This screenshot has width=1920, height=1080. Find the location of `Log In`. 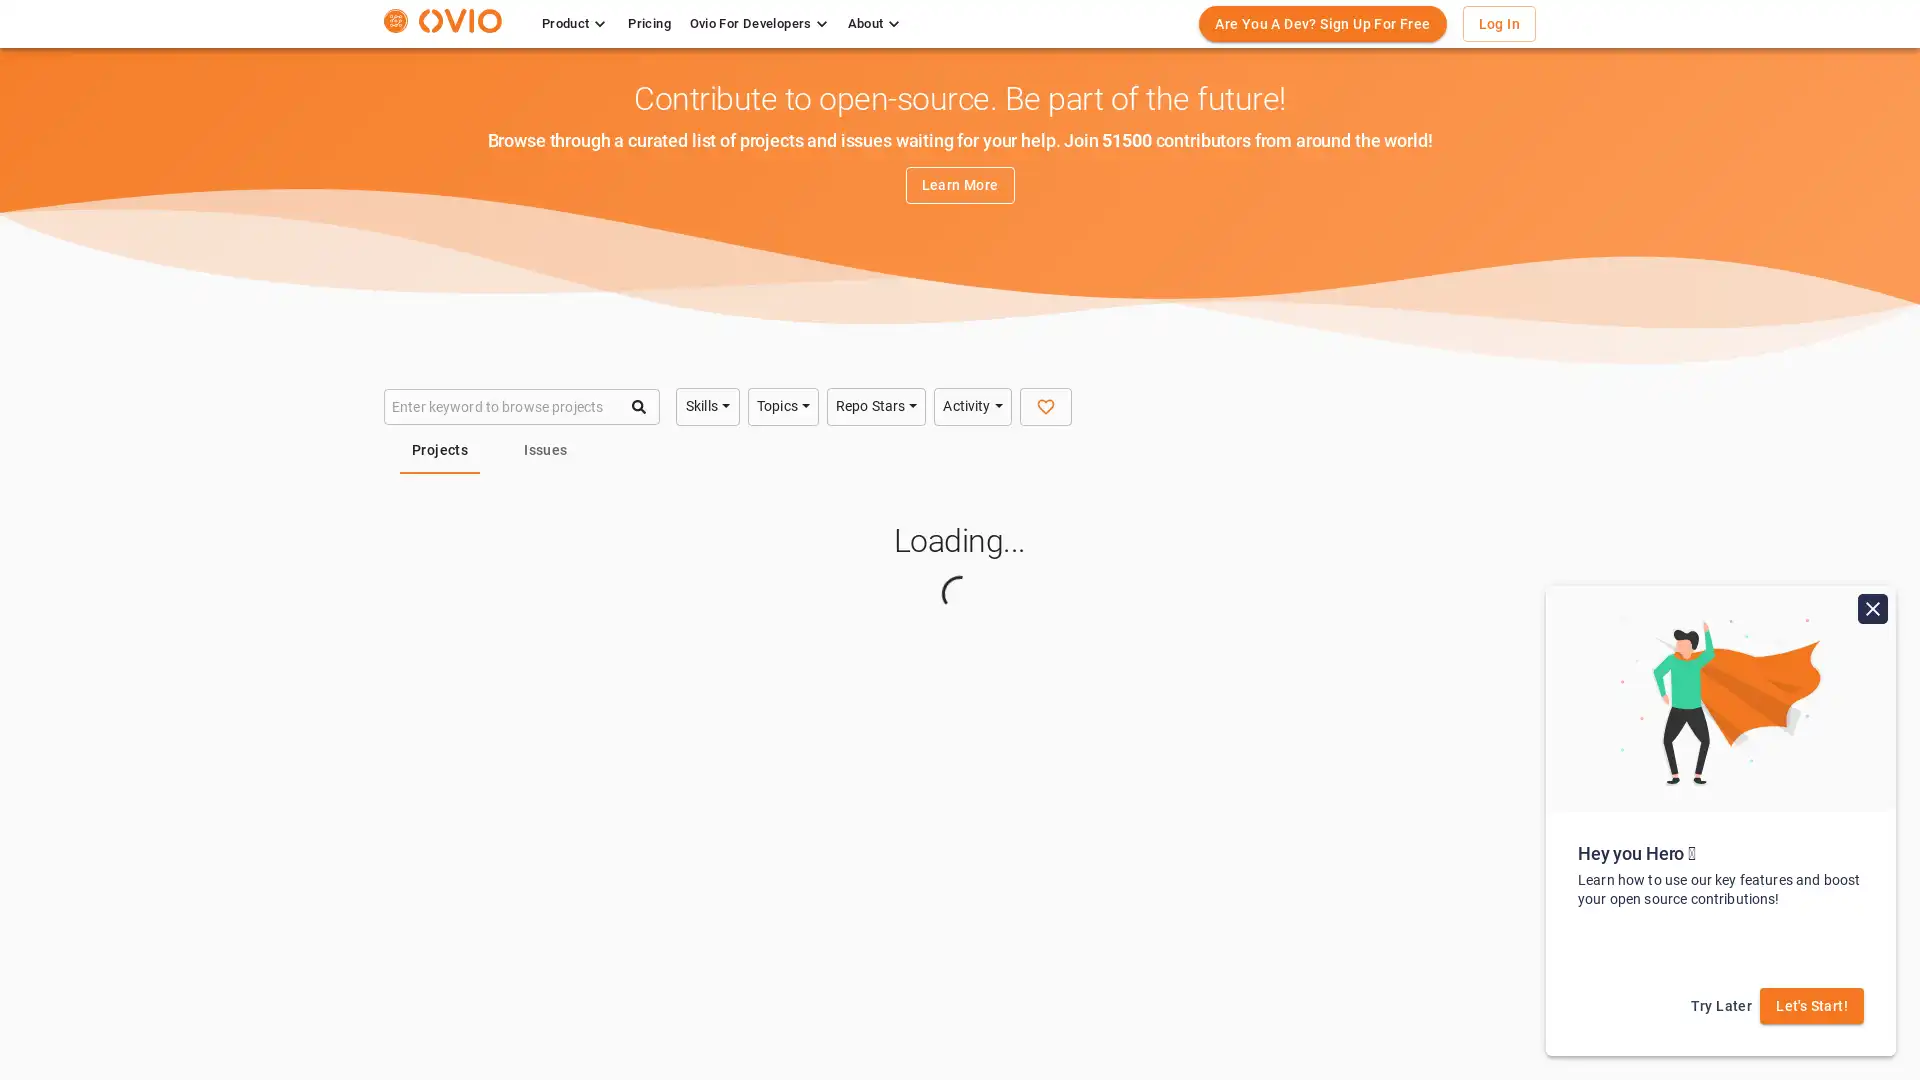

Log In is located at coordinates (1498, 23).